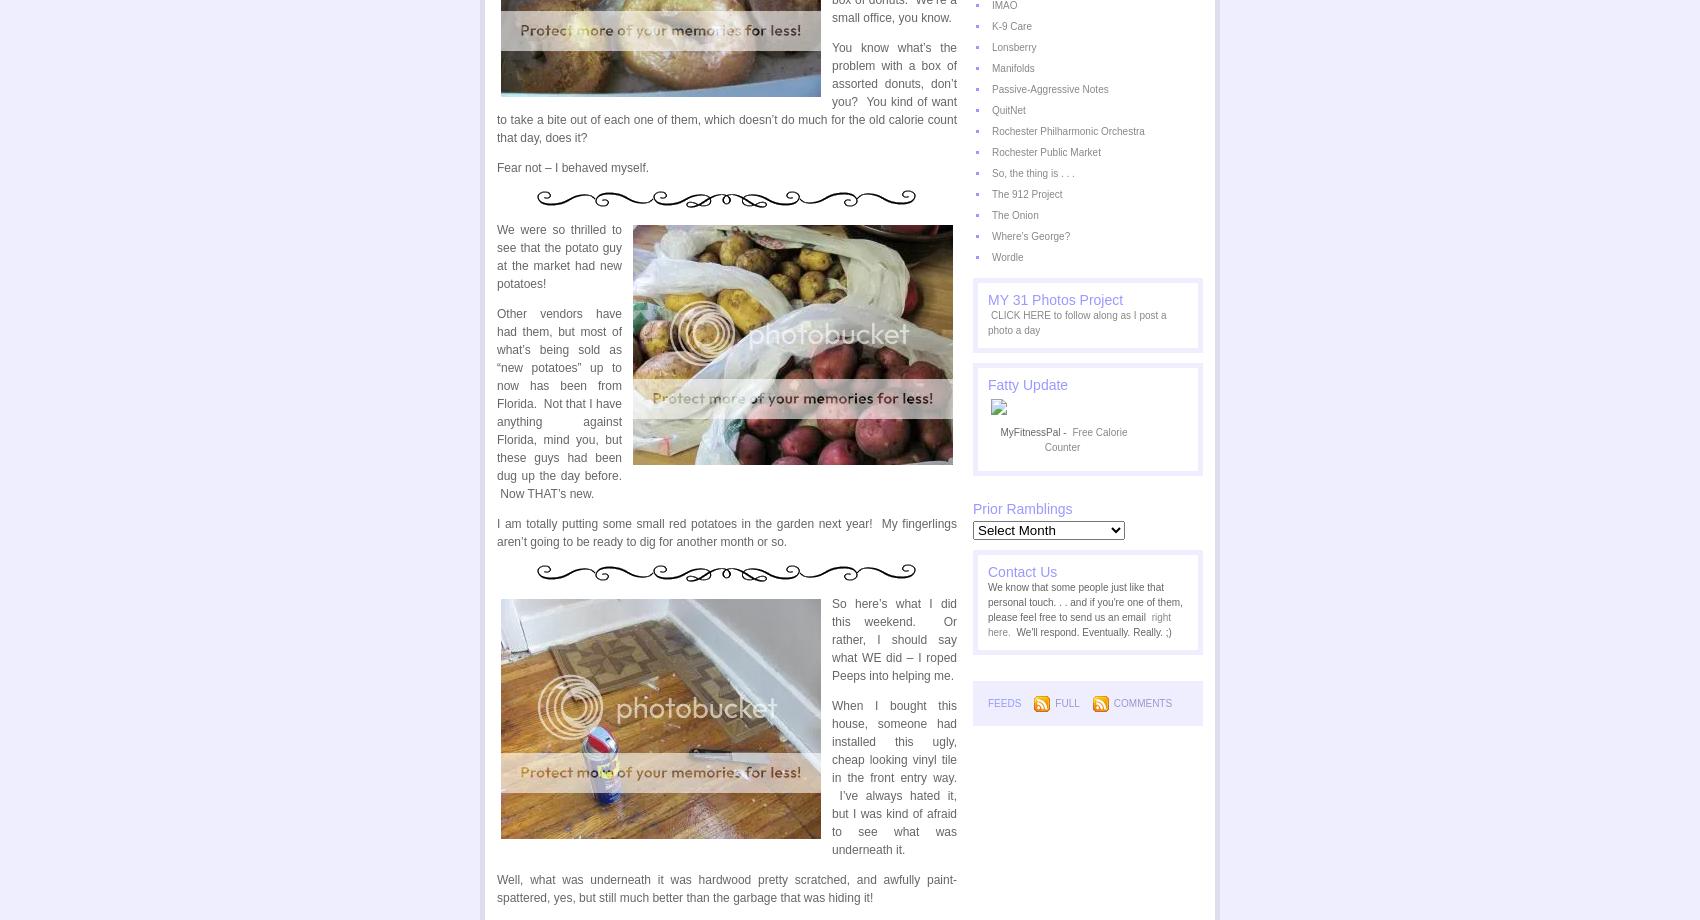  I want to click on 'Fear not – I behaved myself.', so click(572, 166).